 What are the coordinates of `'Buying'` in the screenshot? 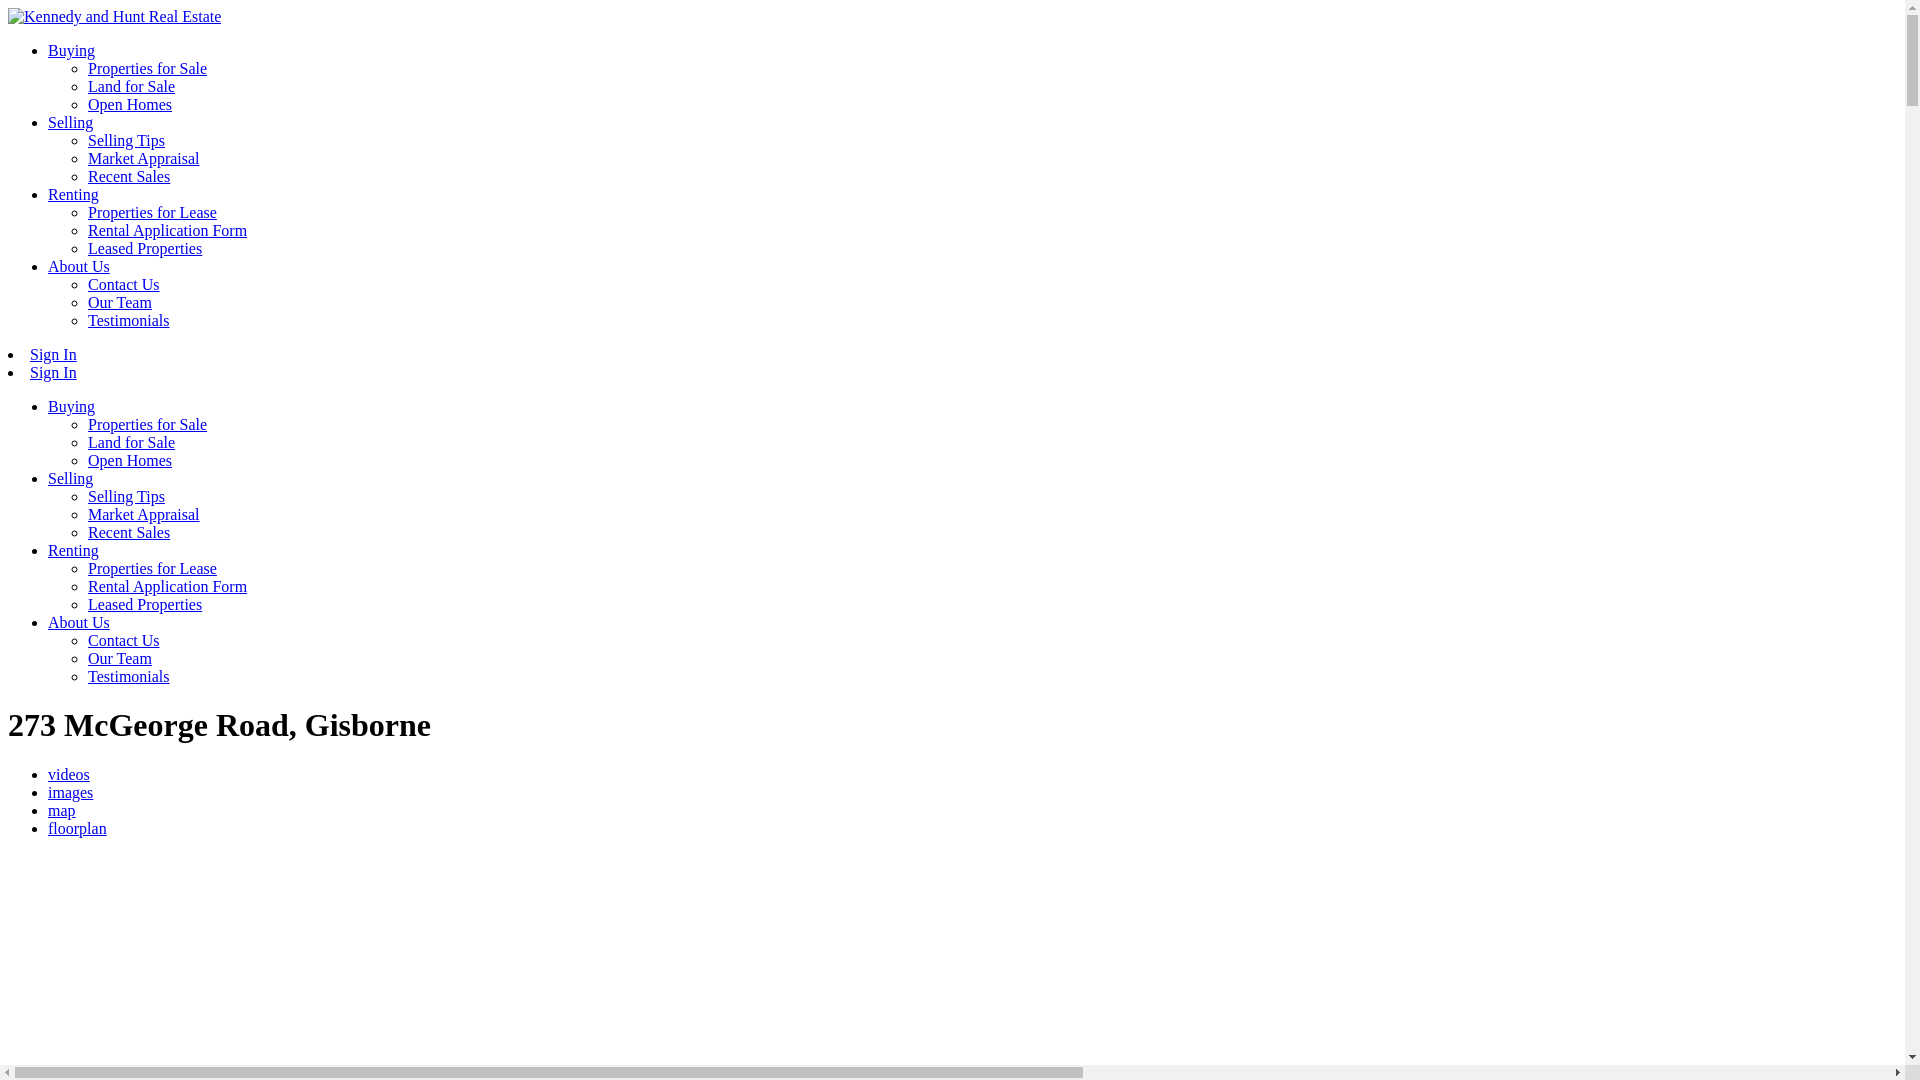 It's located at (71, 49).